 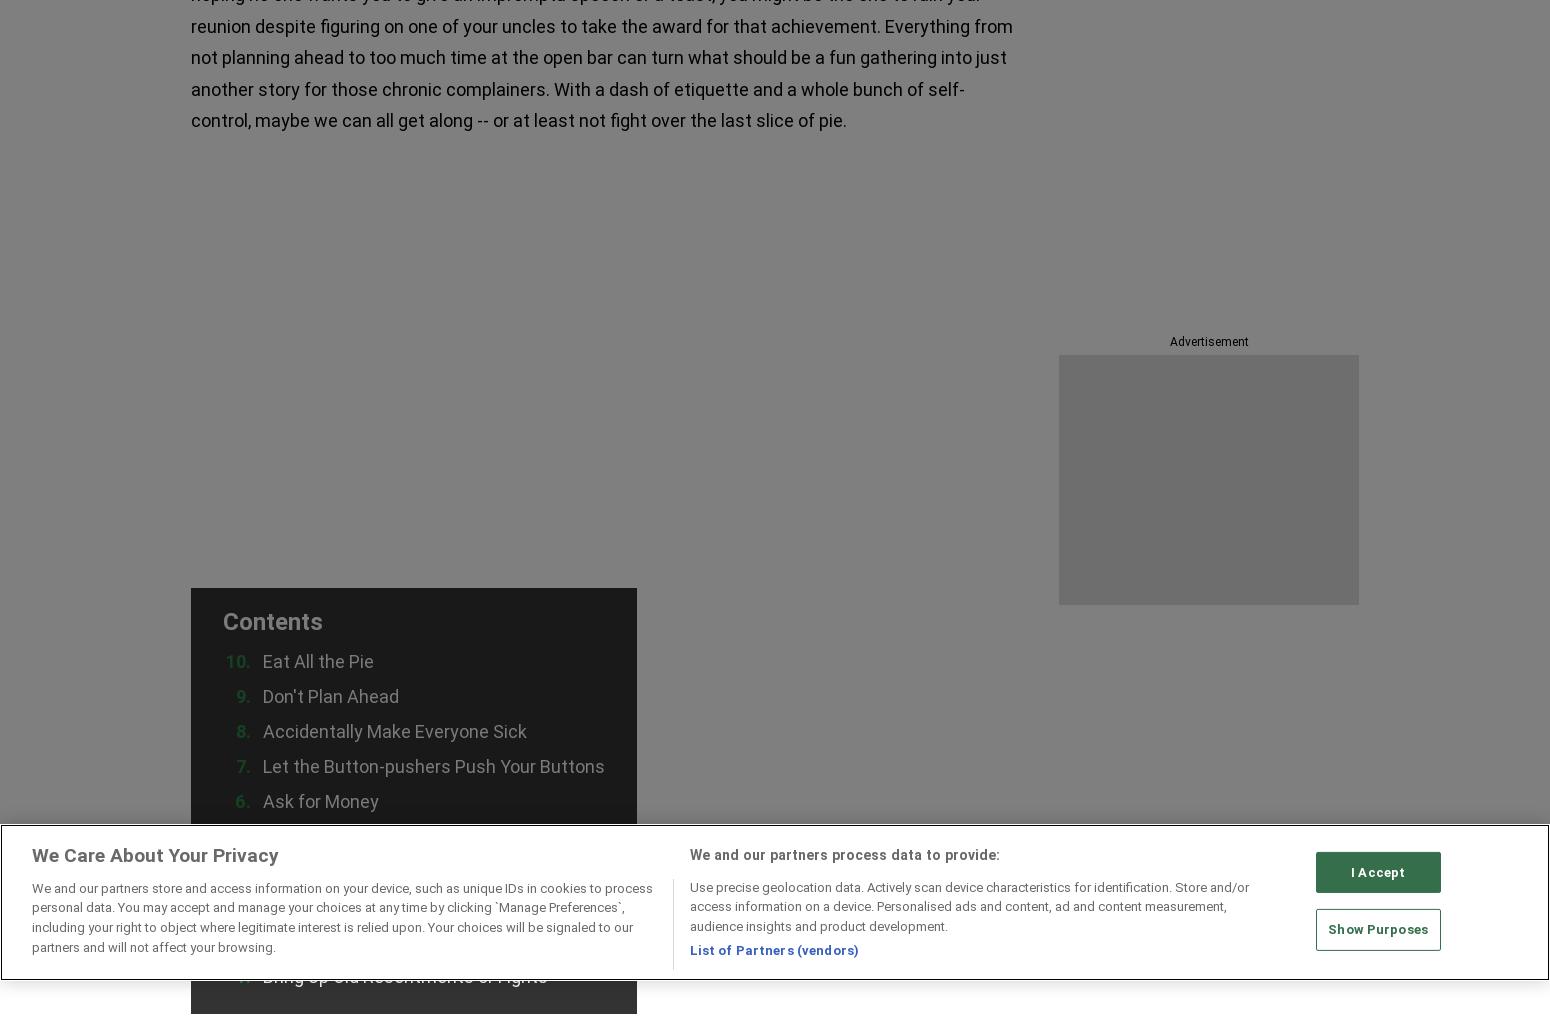 I want to click on 'Don't Plan Ahead', so click(x=329, y=694).